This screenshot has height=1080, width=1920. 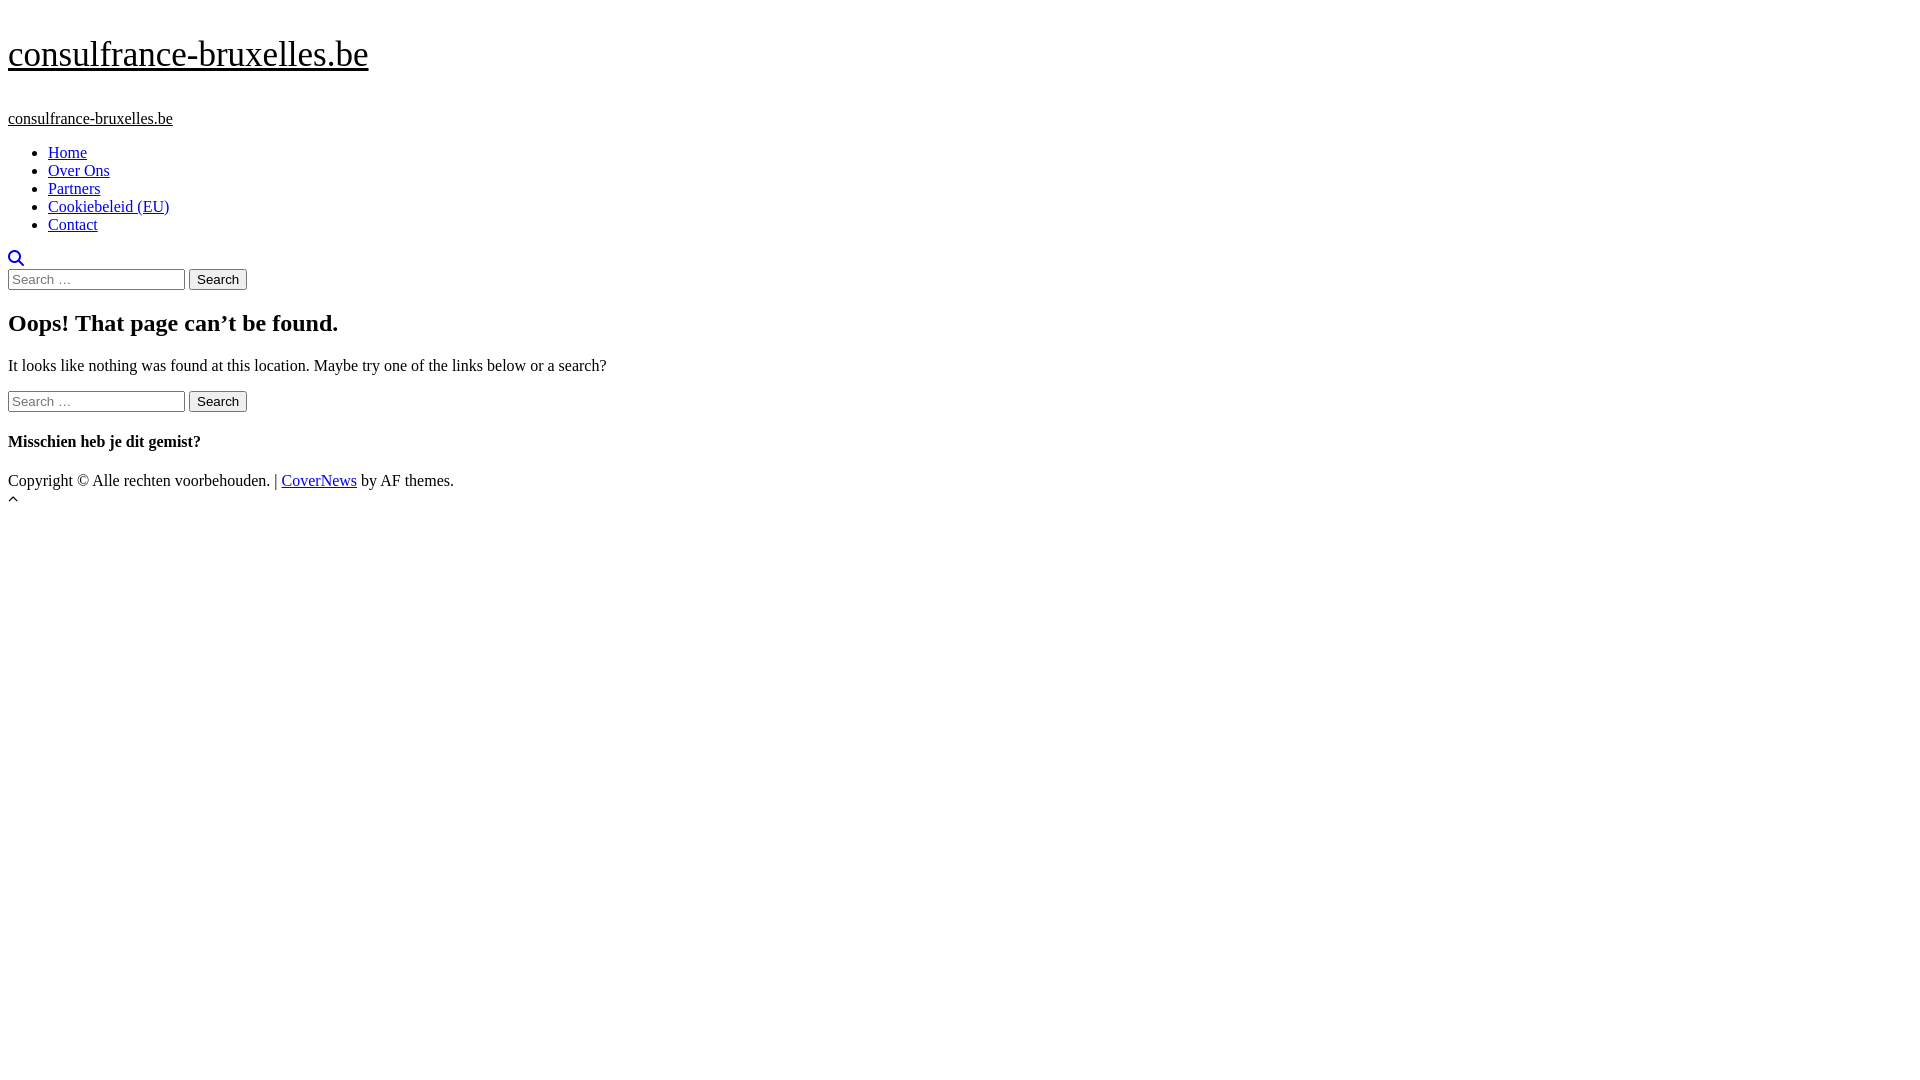 What do you see at coordinates (8, 53) in the screenshot?
I see `'consulfrance-bruxelles.be'` at bounding box center [8, 53].